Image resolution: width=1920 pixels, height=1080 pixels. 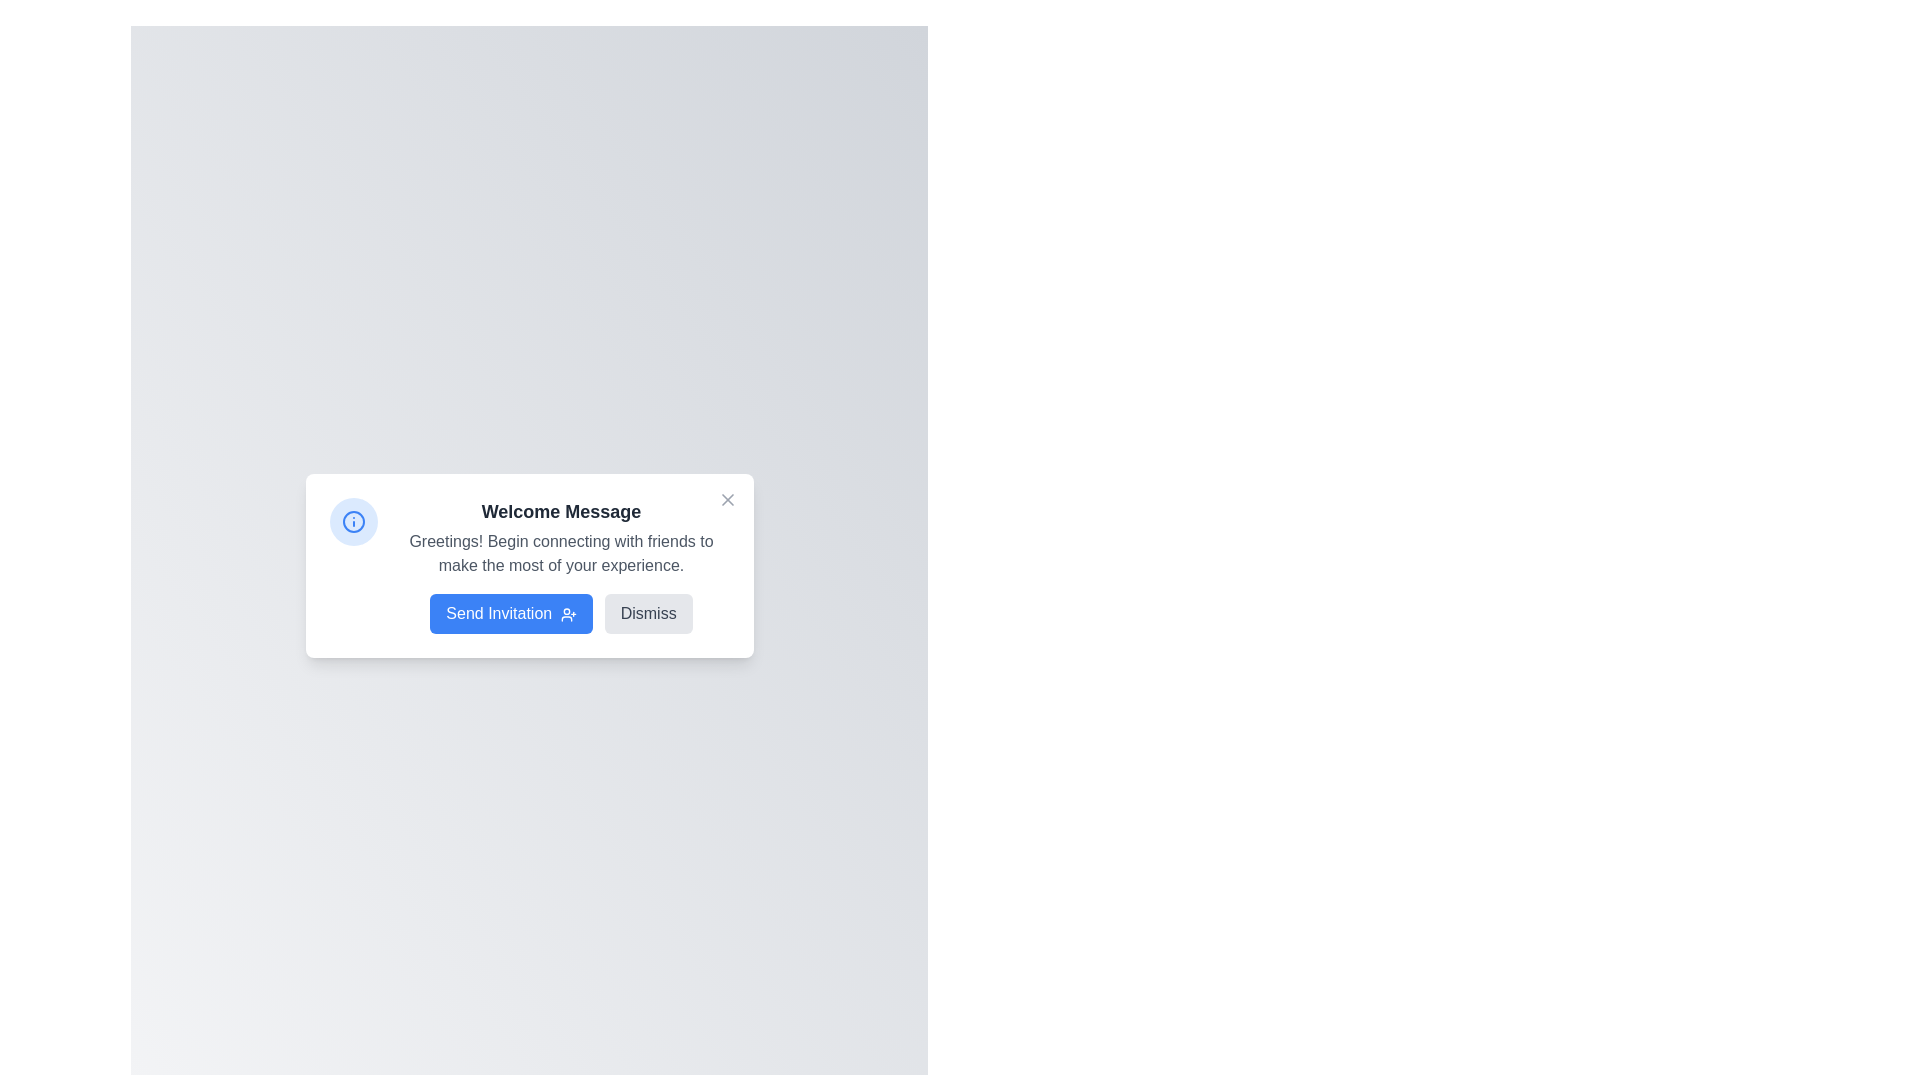 I want to click on the text block that reads 'Greetings! Begin connecting with friends to make the most of your experience.', which is located directly below the 'Welcome Message' title in the modal box, so click(x=560, y=554).